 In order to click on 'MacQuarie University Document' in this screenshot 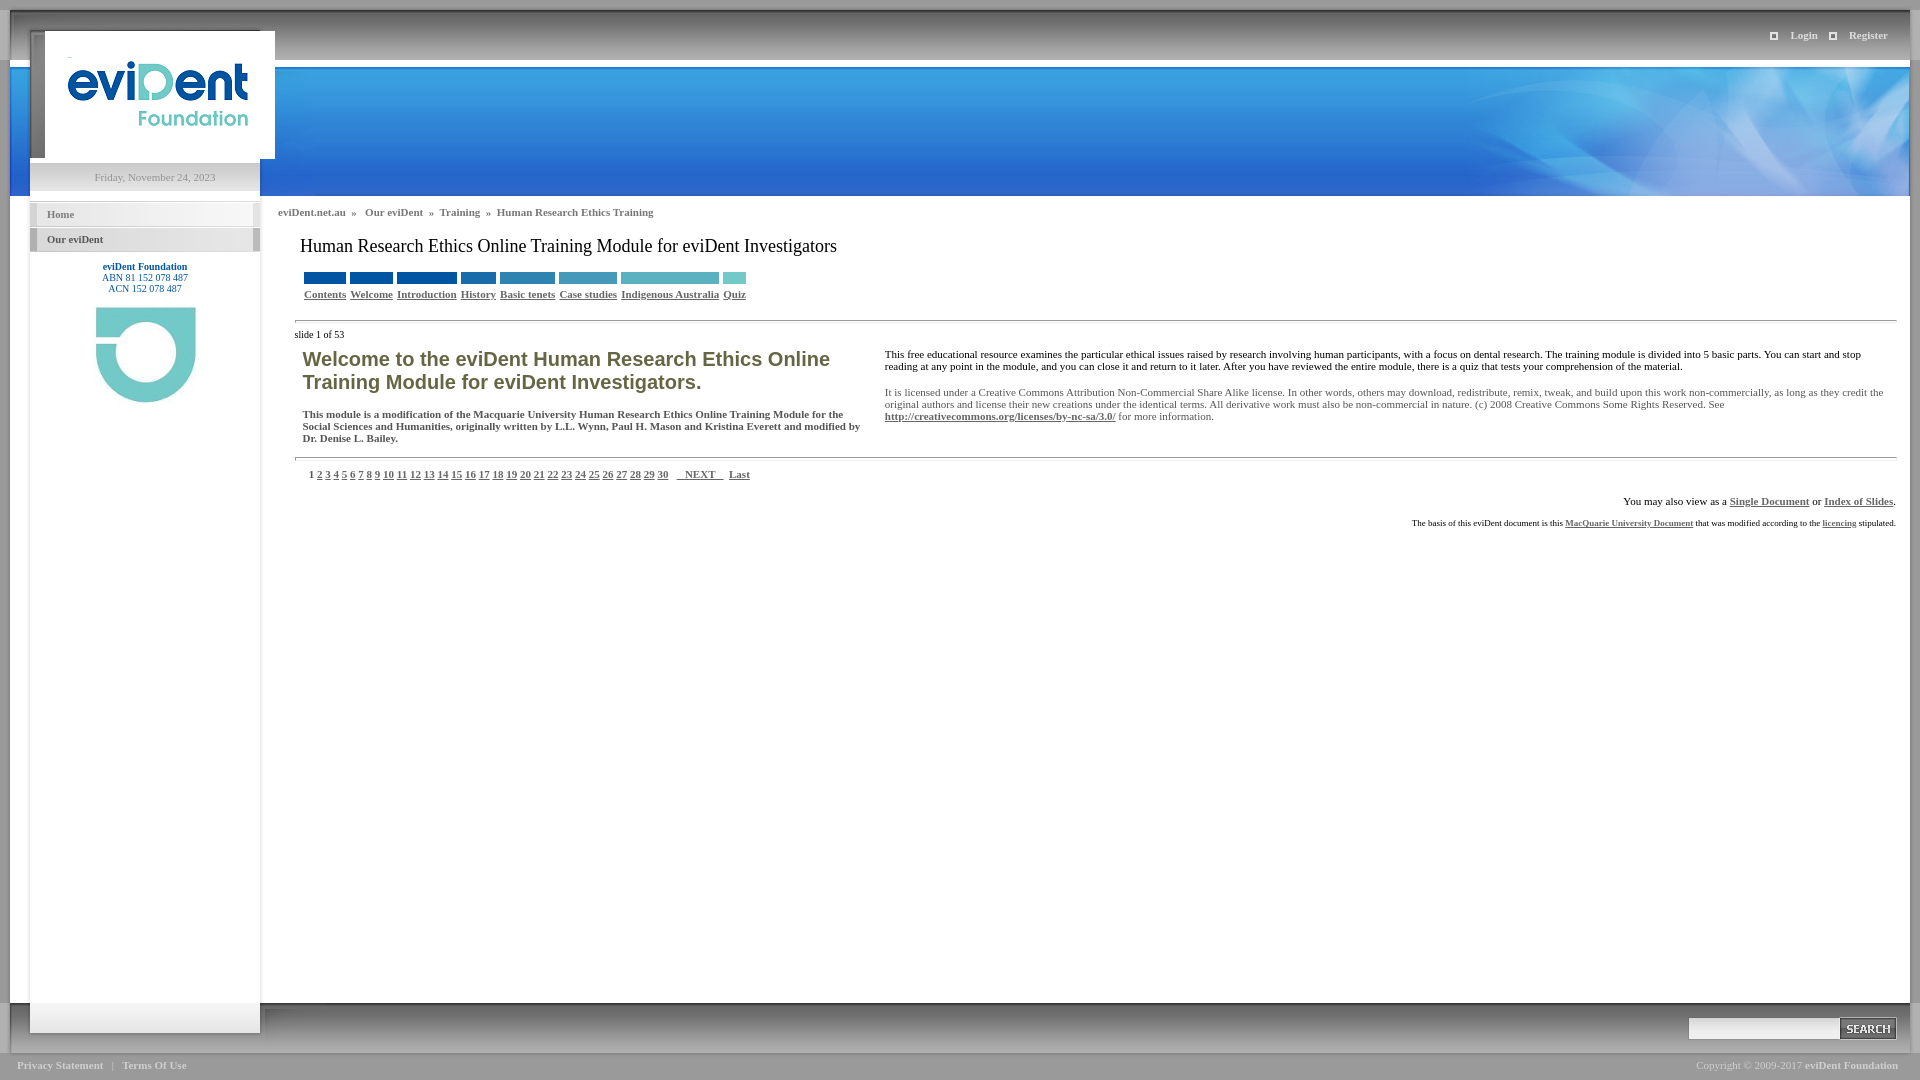, I will do `click(1628, 520)`.